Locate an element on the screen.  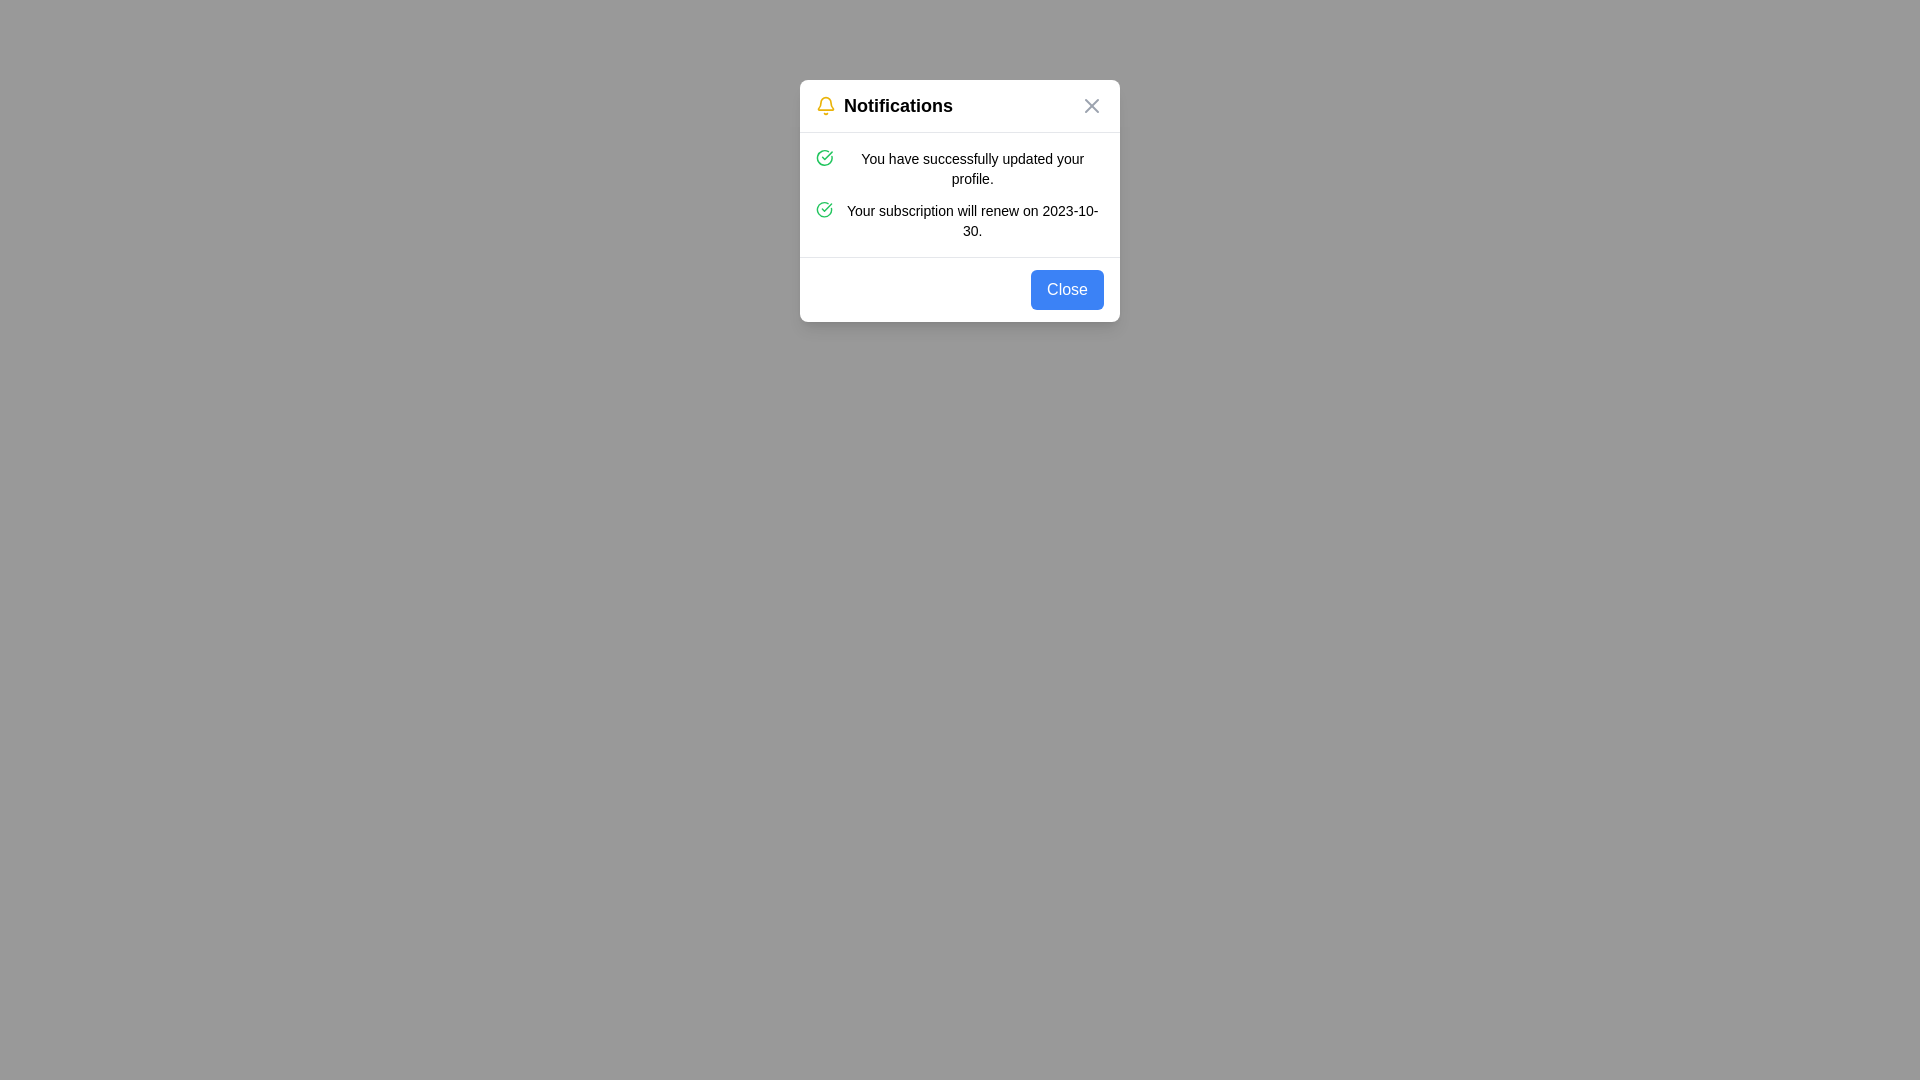
the informational text element displaying 'Your subscription will renew on 2023-10-30.' which is the second item in the notifications popup is located at coordinates (960, 220).